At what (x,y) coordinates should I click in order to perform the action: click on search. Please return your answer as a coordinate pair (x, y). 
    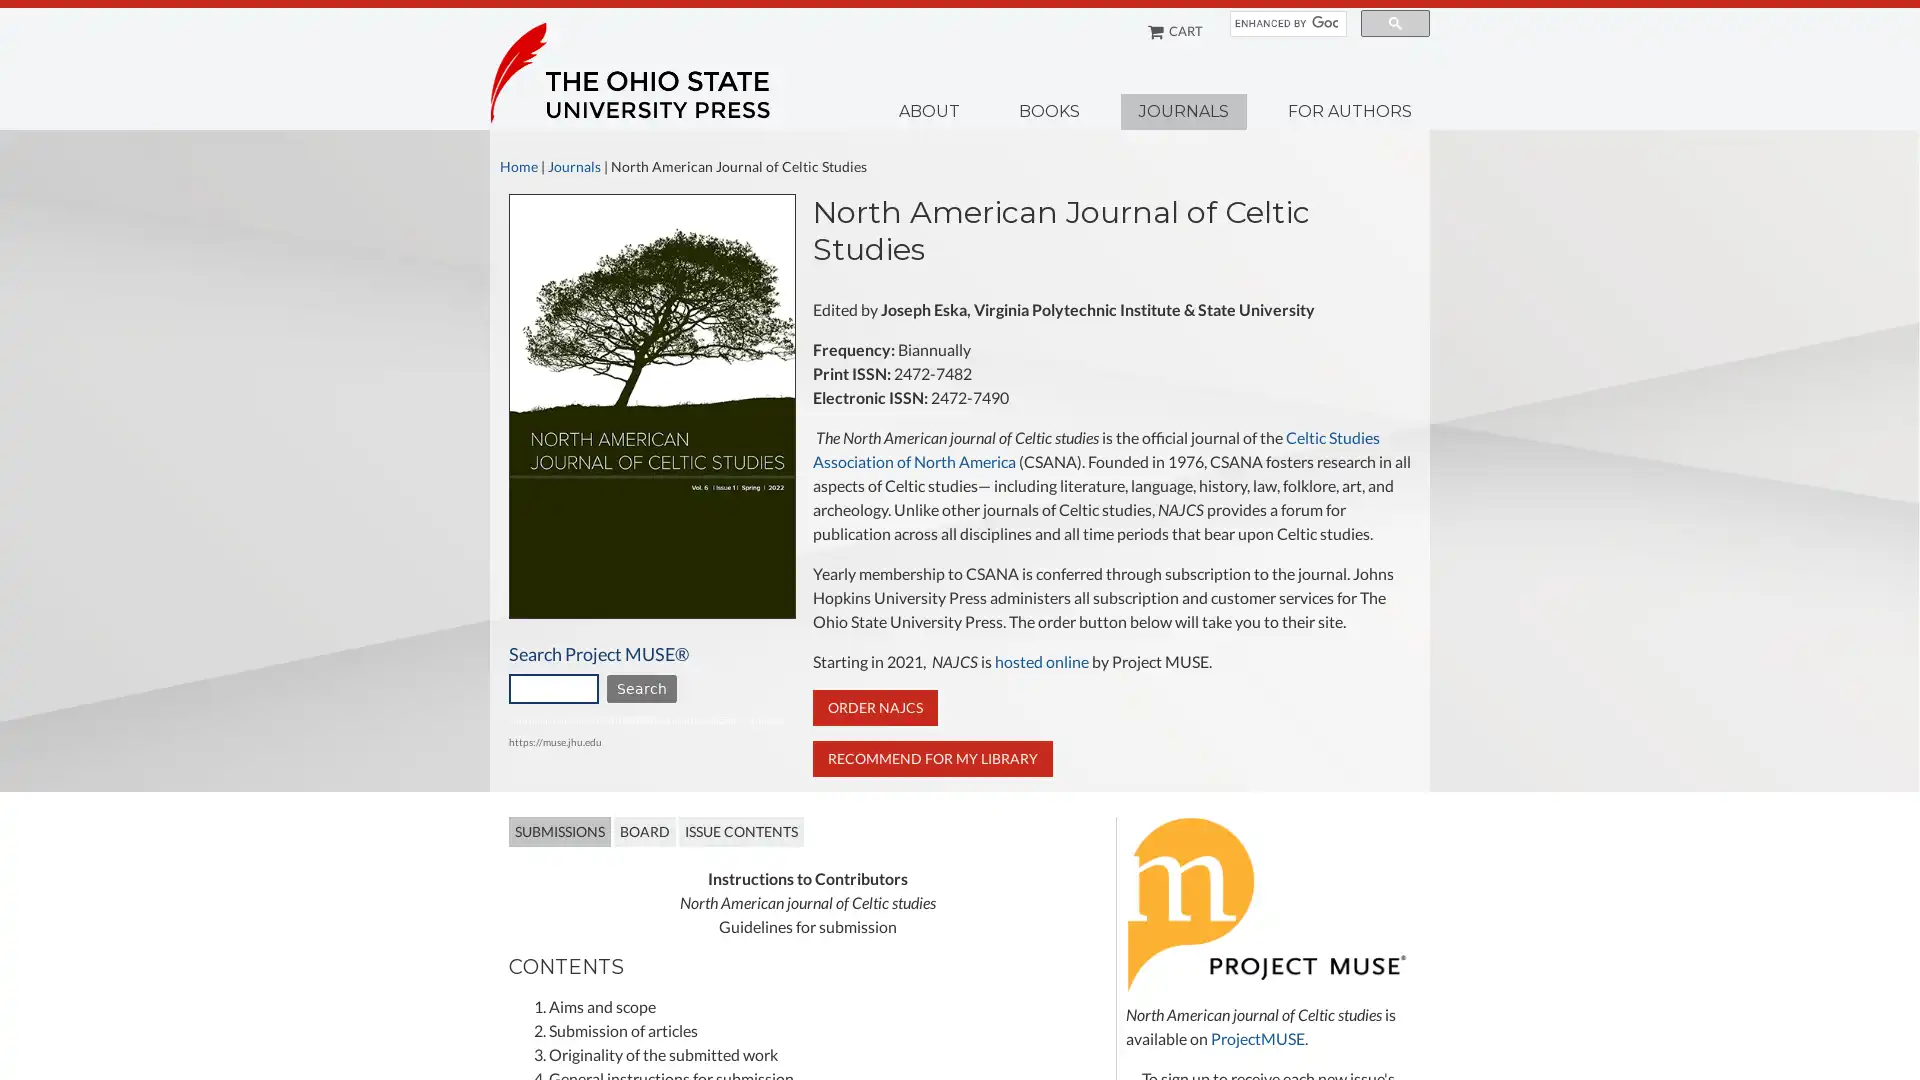
    Looking at the image, I should click on (1394, 23).